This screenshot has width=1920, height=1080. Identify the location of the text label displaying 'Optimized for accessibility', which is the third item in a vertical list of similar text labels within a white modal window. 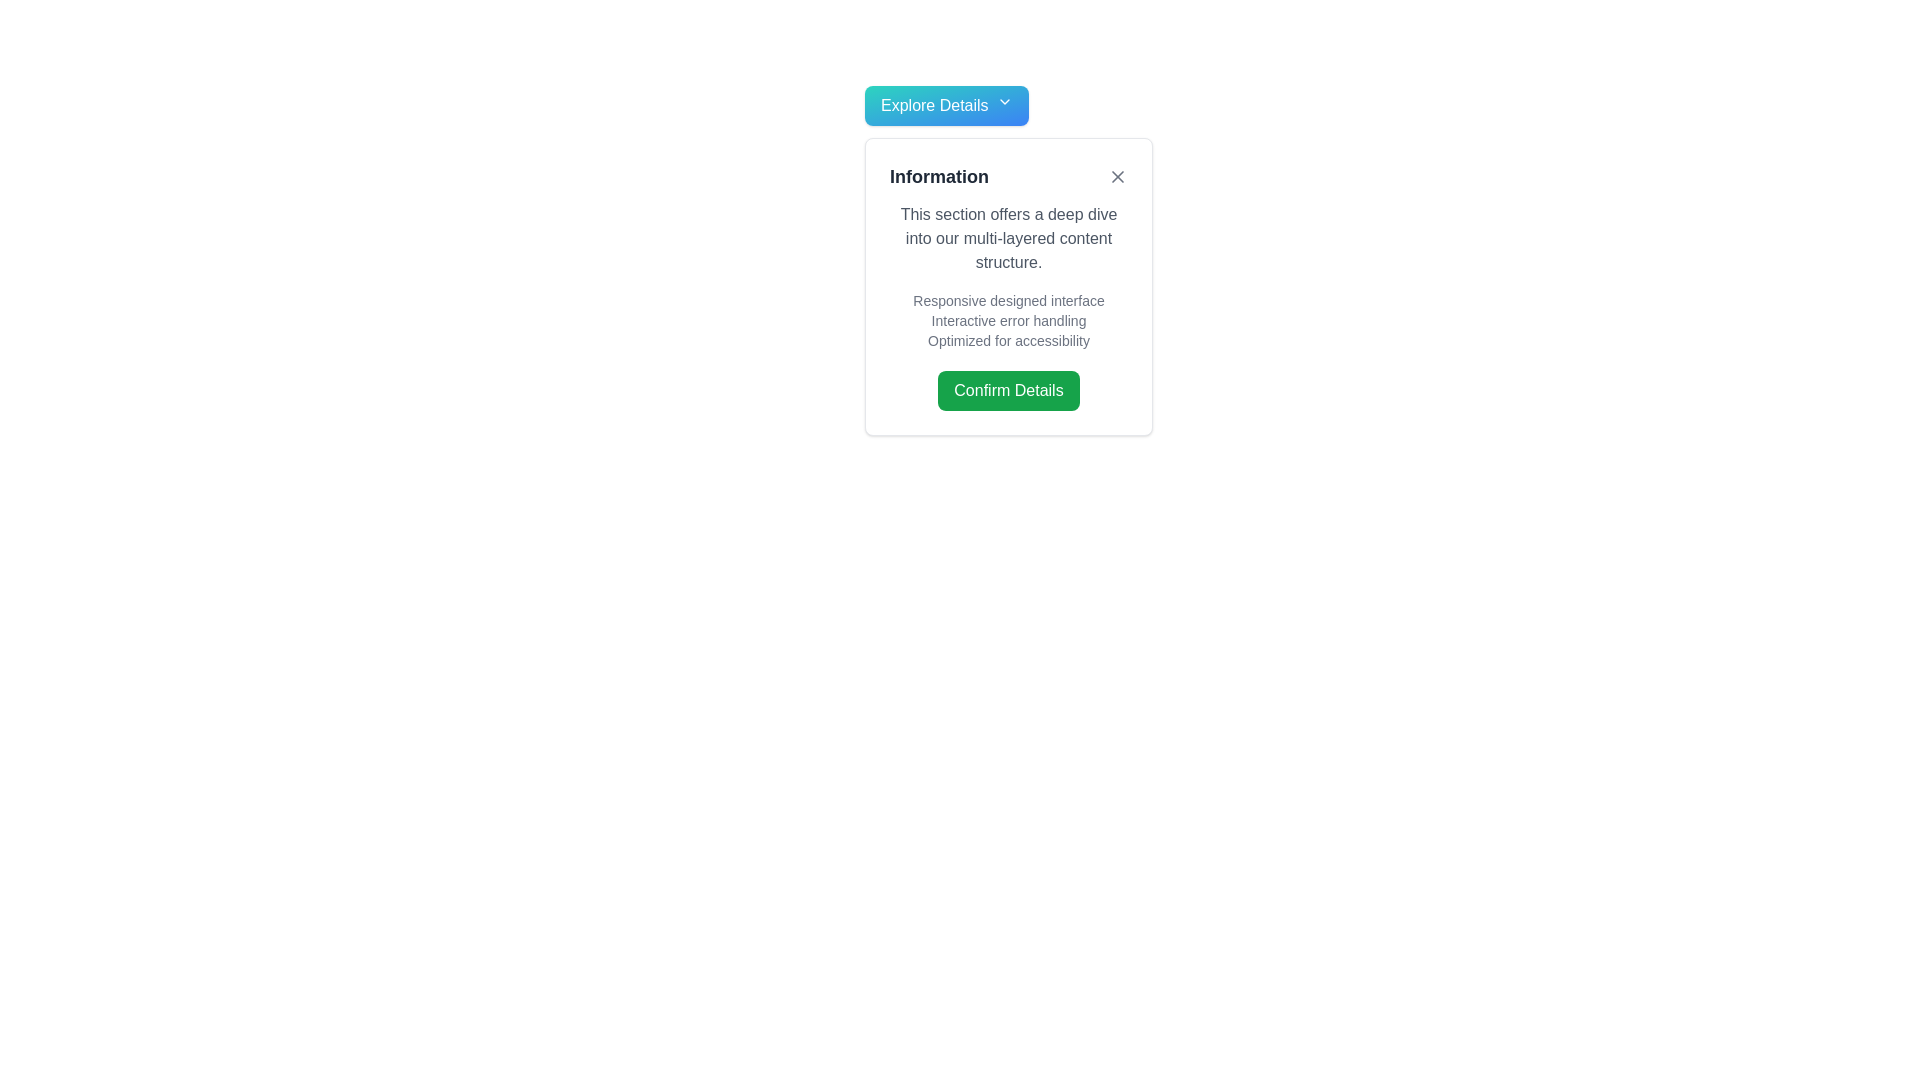
(1008, 339).